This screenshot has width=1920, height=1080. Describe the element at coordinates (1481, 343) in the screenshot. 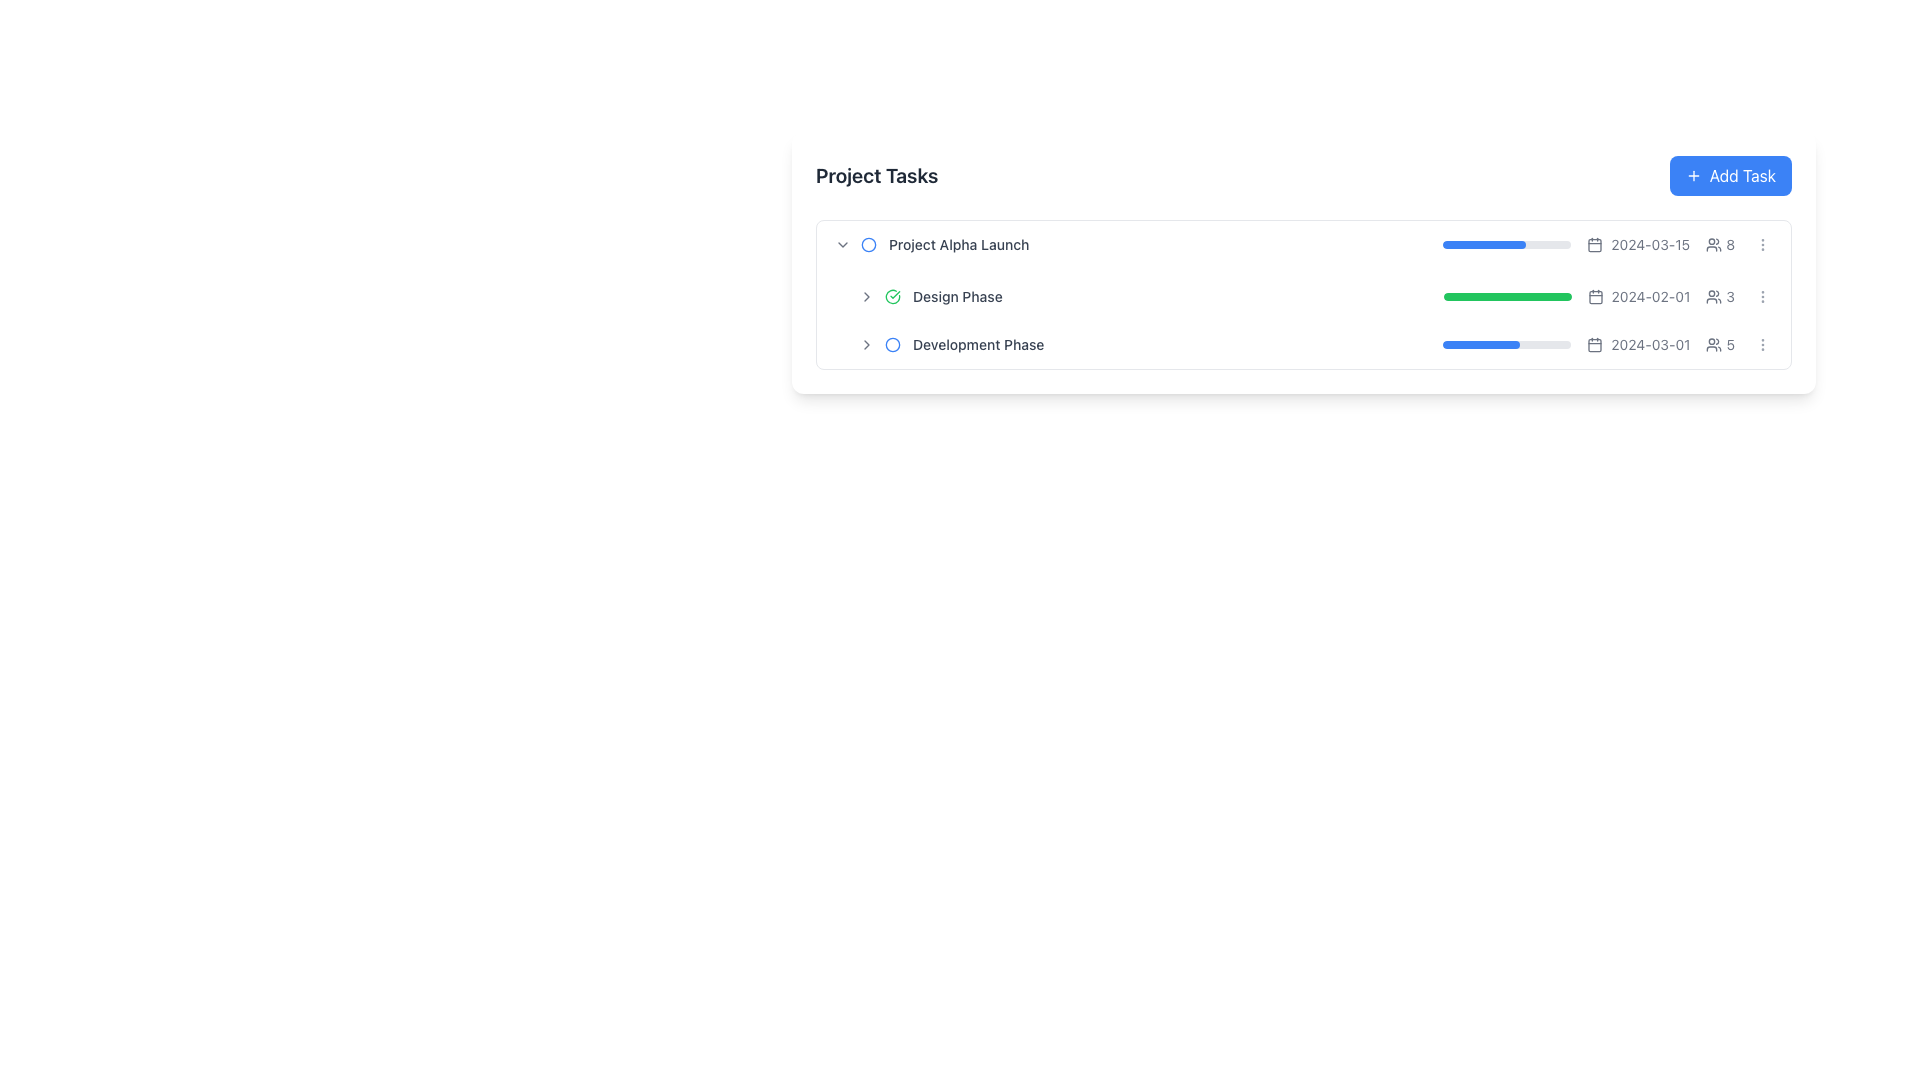

I see `the filled portion of the progress bar indicating 60% completion for the 'Development Phase' in the task list interface` at that location.